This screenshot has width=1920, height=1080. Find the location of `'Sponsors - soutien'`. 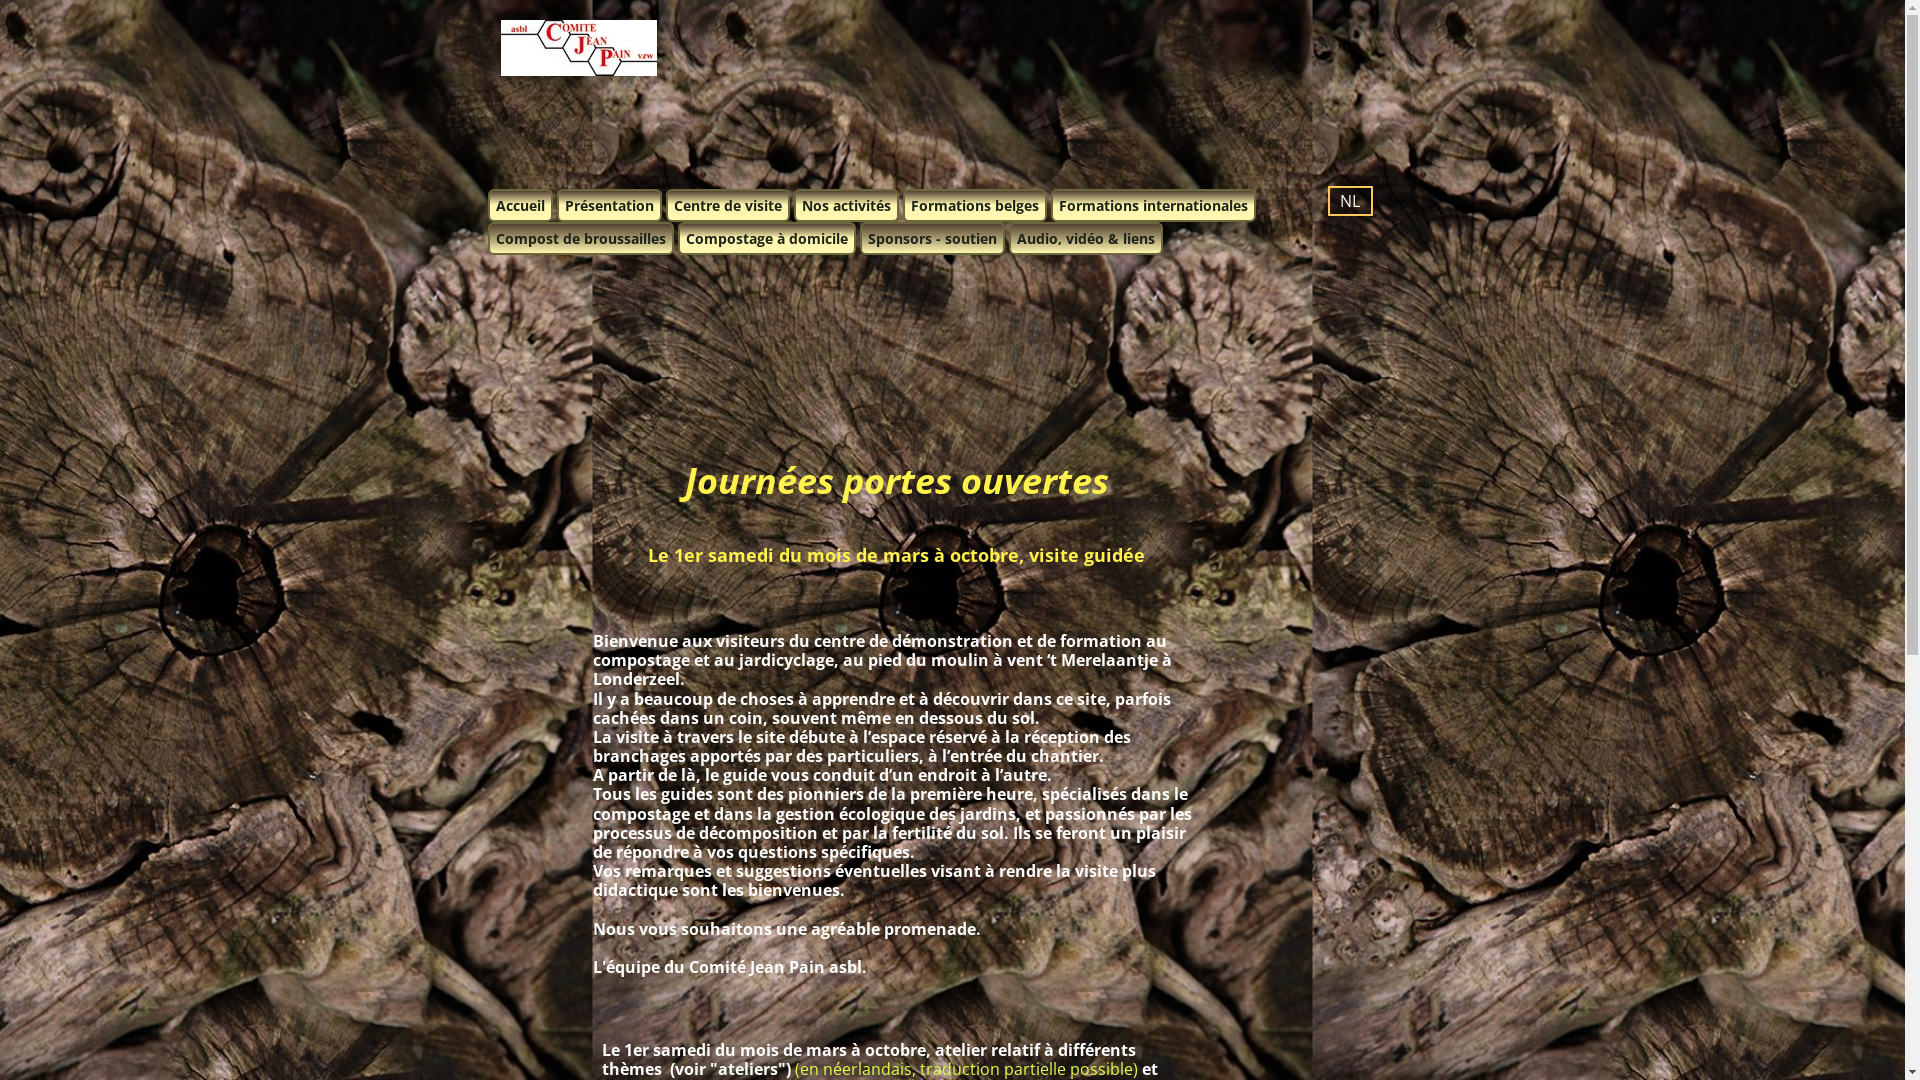

'Sponsors - soutien' is located at coordinates (931, 237).